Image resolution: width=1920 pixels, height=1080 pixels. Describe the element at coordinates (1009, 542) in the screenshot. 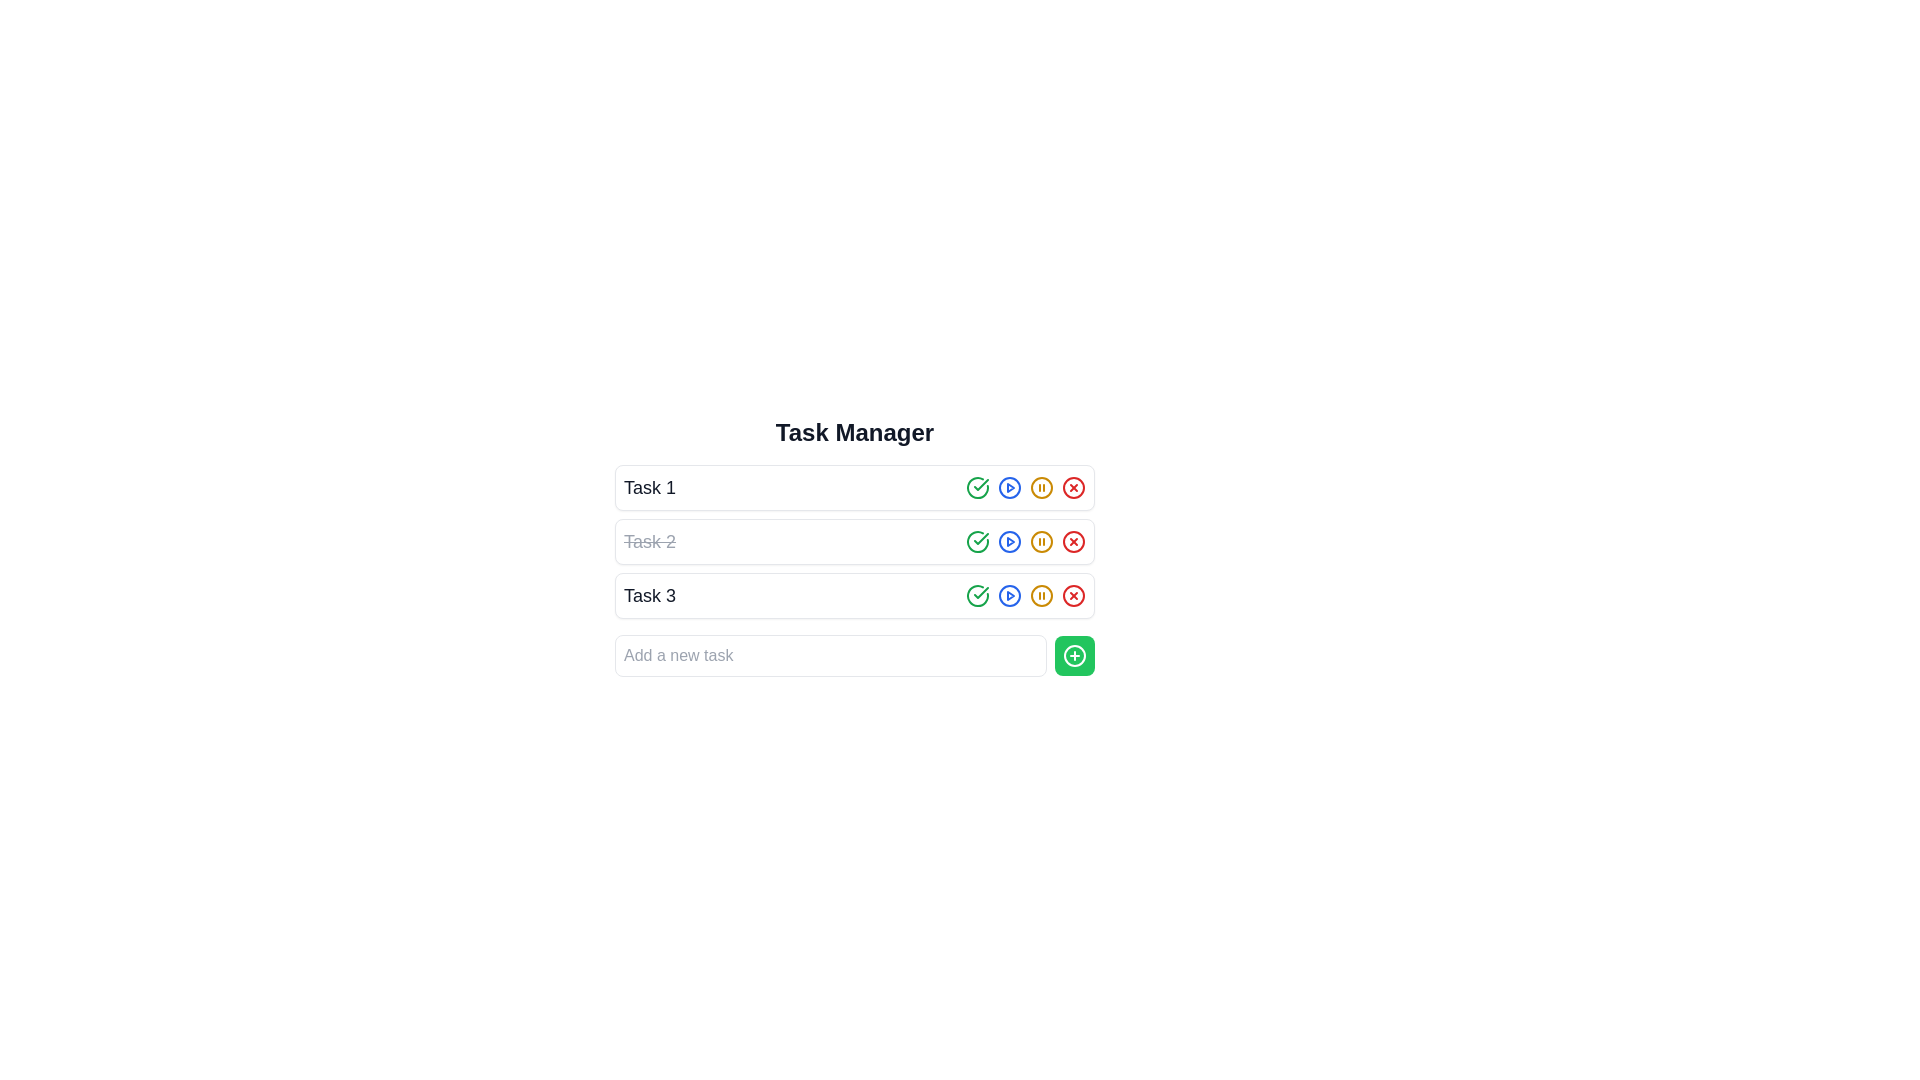

I see `the blue circular play button with a triangular play symbol at its center, the second interactive control for 'Task 2'` at that location.